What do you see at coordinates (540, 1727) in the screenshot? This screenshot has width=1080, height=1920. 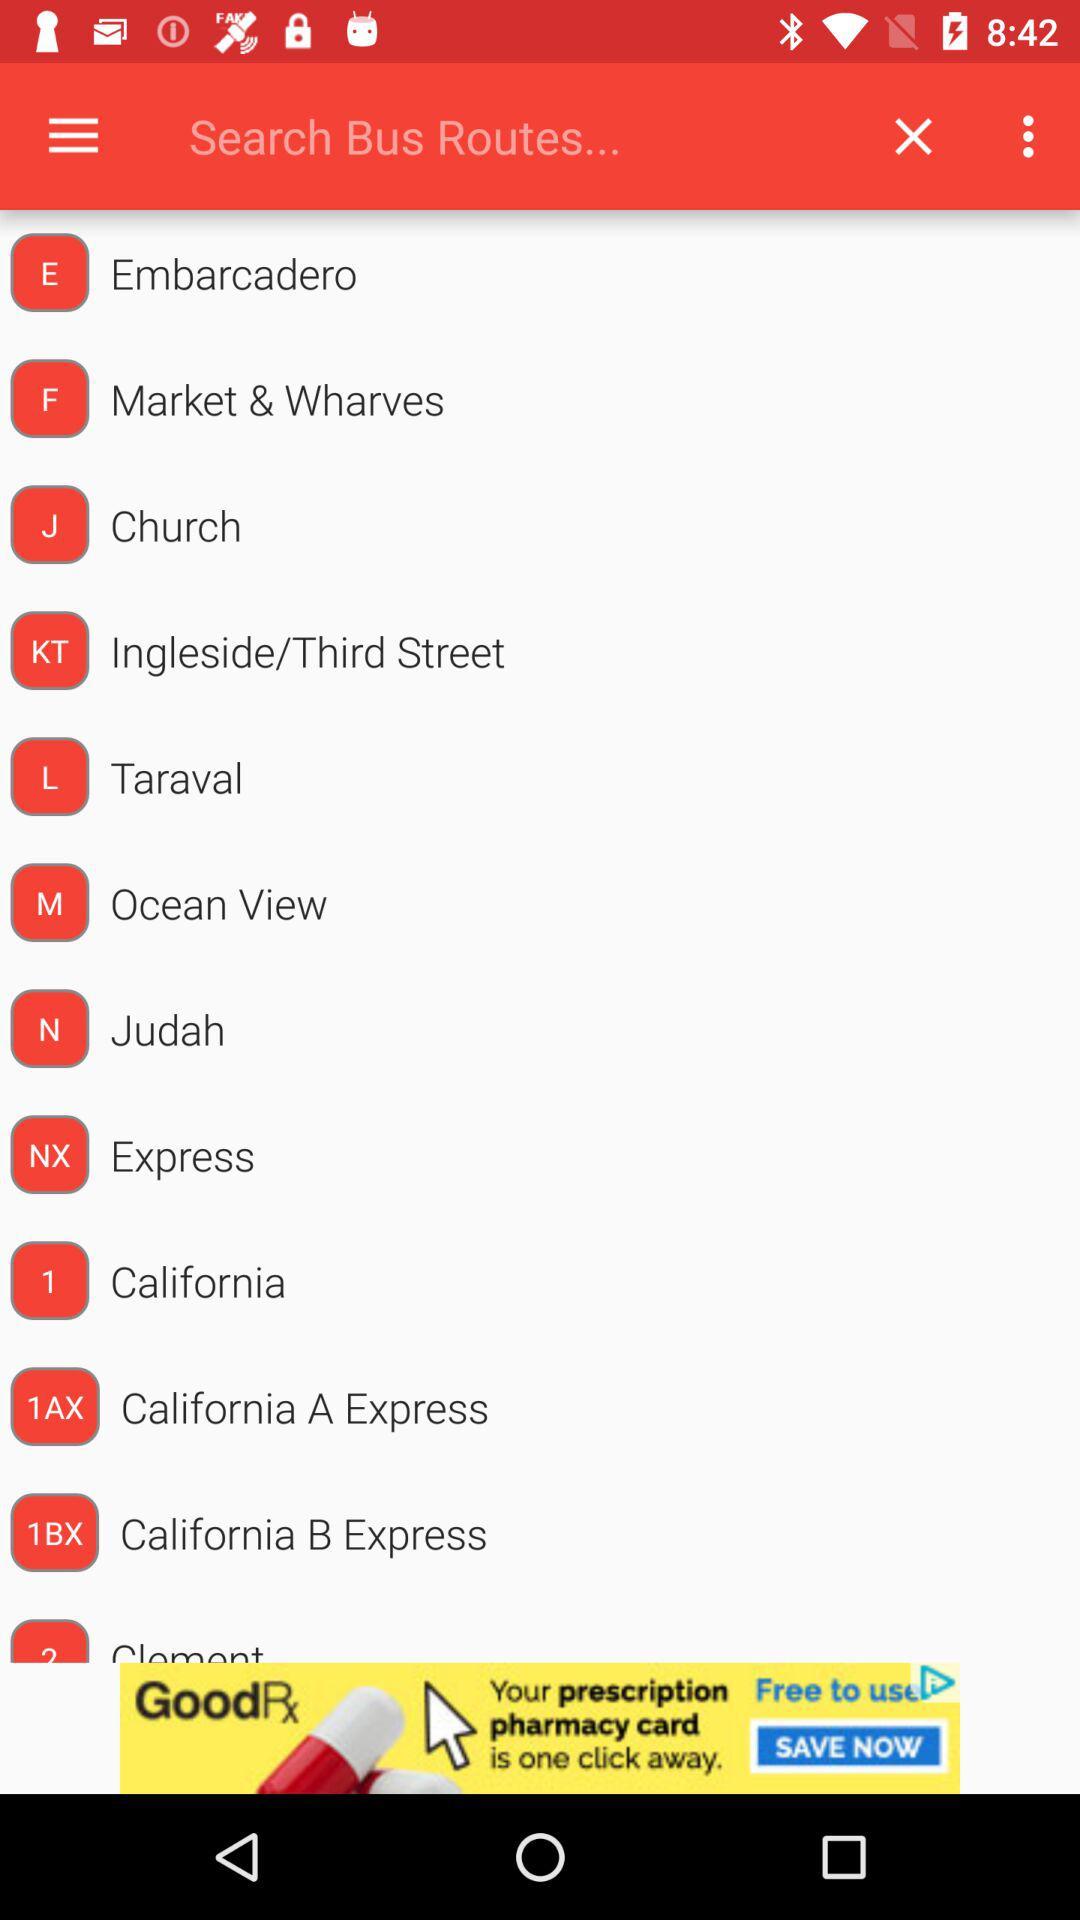 I see `advertisement advertisement` at bounding box center [540, 1727].